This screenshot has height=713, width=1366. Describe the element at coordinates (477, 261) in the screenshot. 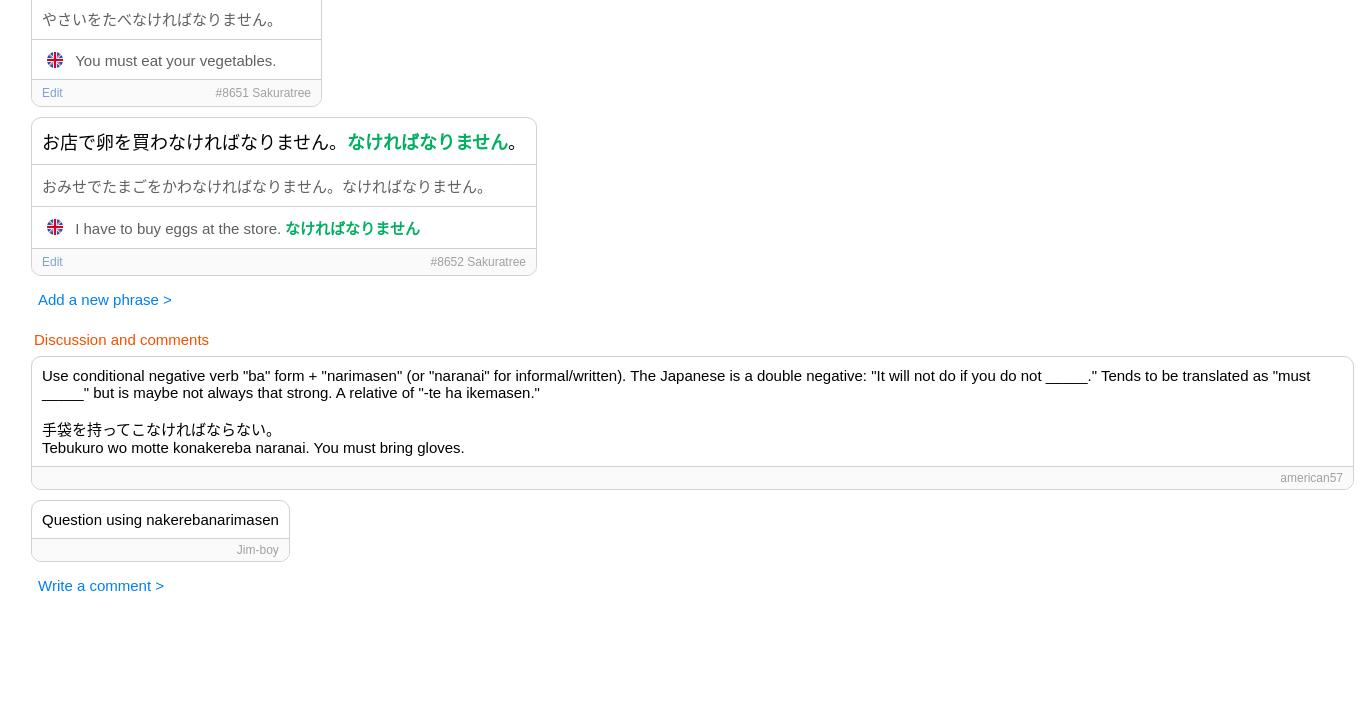

I see `'#8652 Sakuratree'` at that location.